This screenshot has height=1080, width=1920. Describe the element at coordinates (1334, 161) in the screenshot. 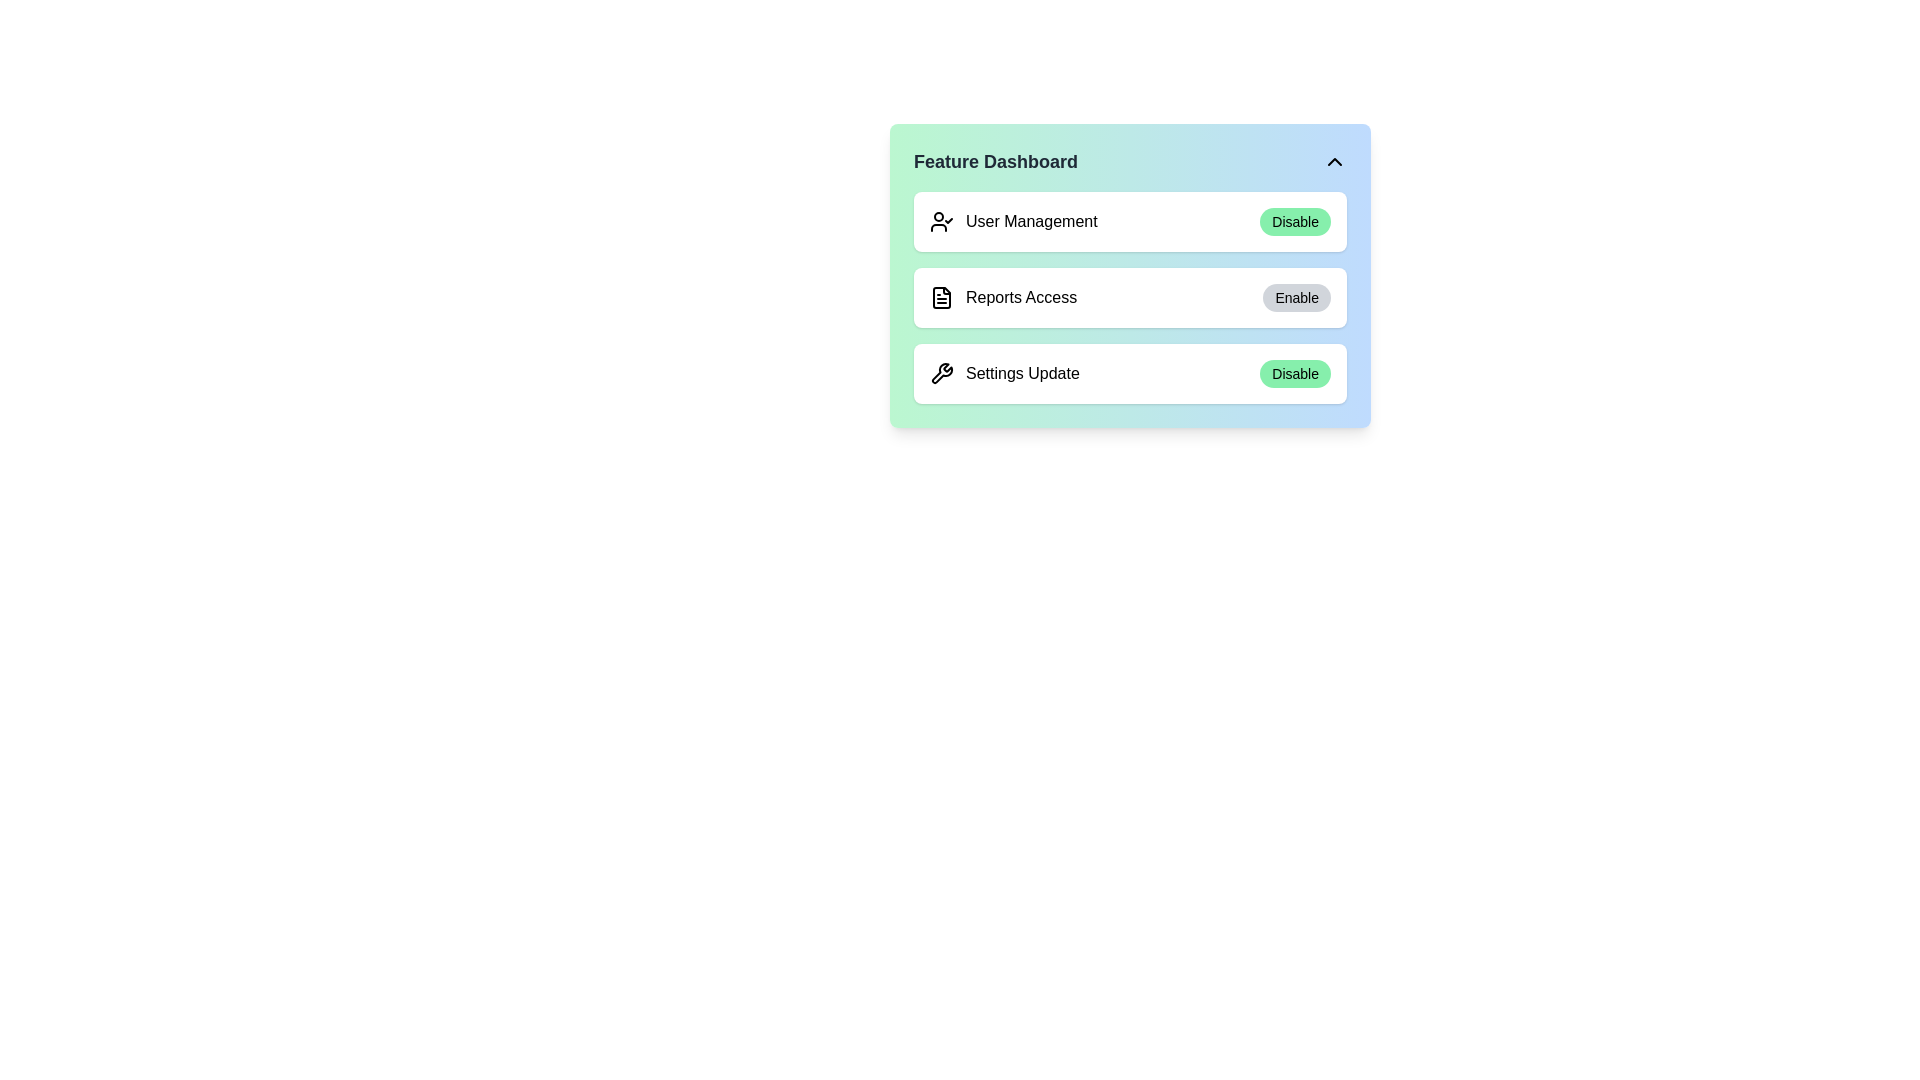

I see `the toggle button to change the visibility of the dashboard` at that location.